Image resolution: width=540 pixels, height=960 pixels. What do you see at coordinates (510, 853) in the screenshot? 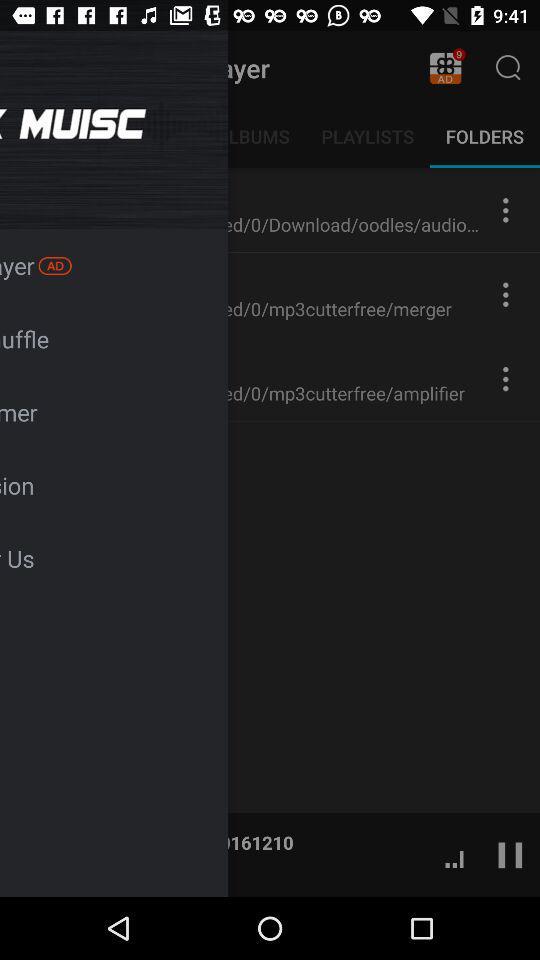
I see `the pause icon` at bounding box center [510, 853].